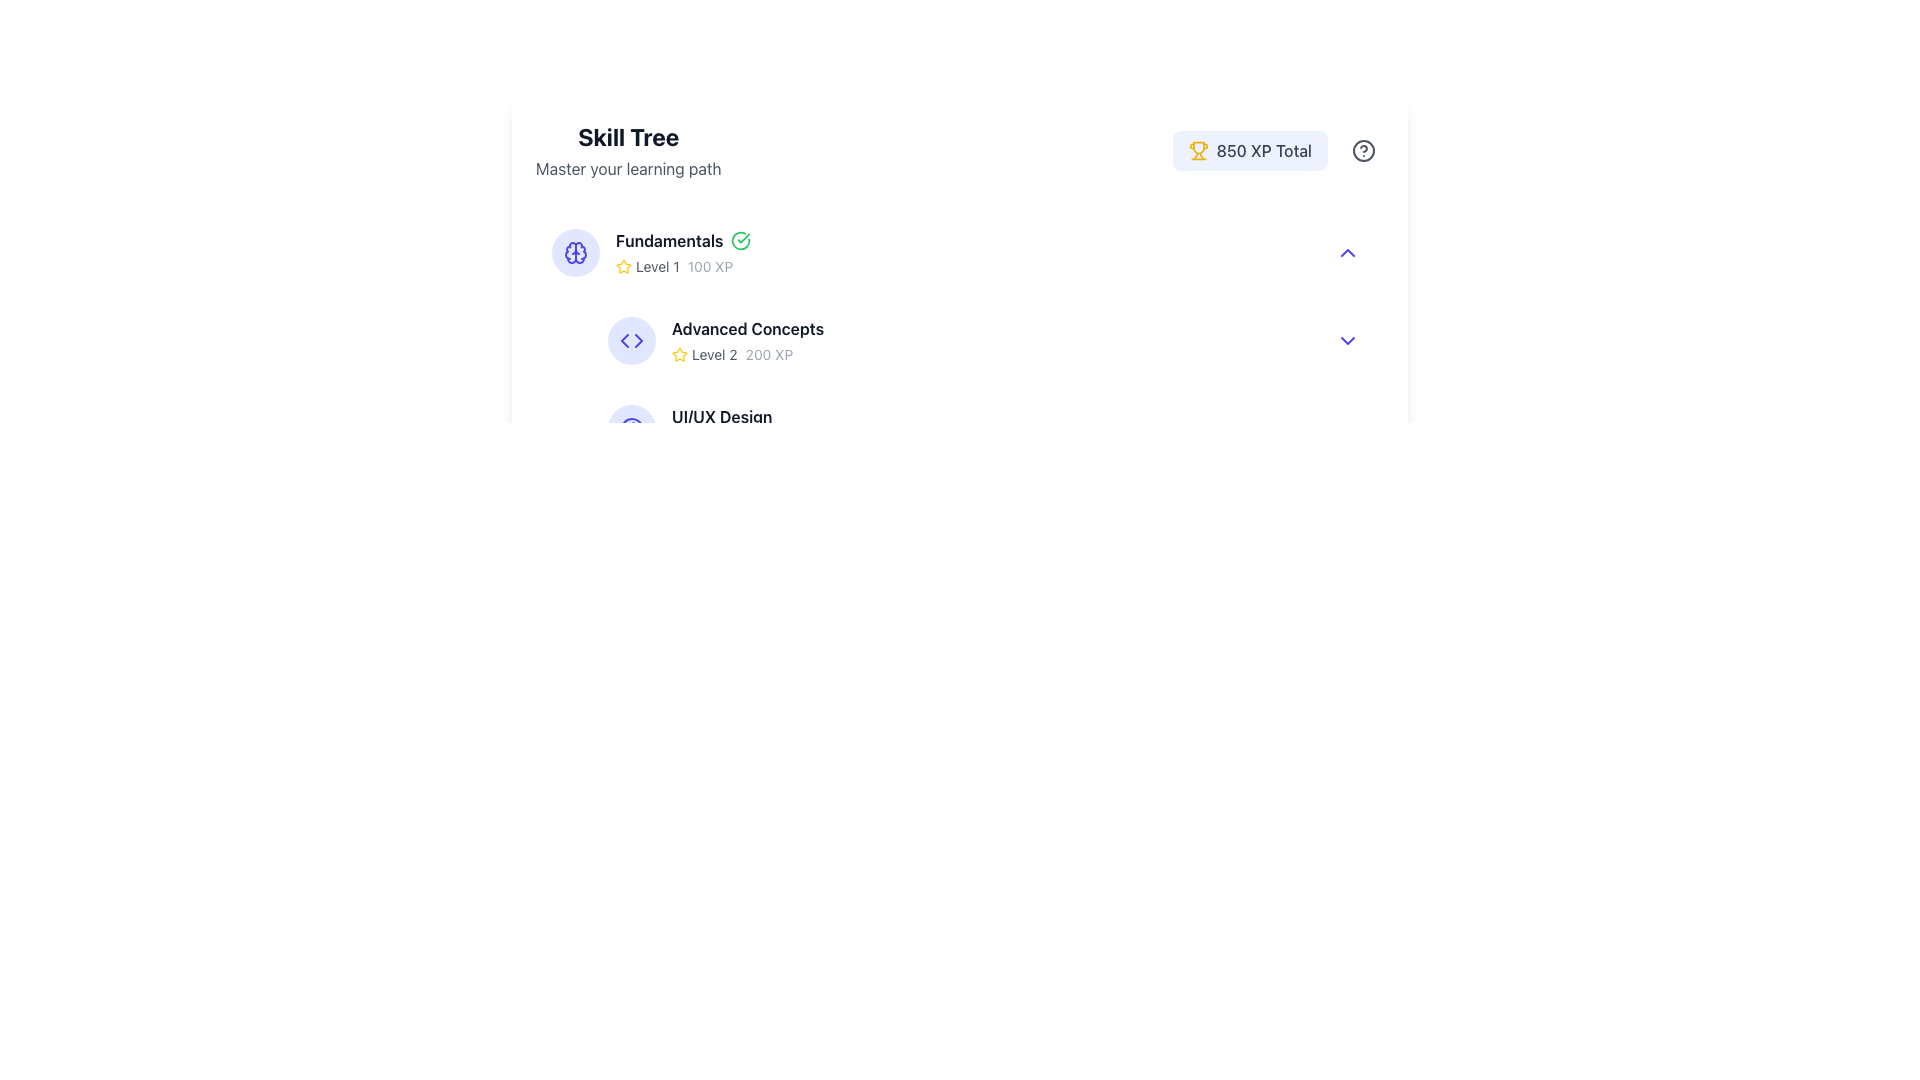 Image resolution: width=1920 pixels, height=1080 pixels. Describe the element at coordinates (1263, 149) in the screenshot. I see `the Static Text Display showing '850 XP Total', which is located in the top-right section of the interface, adjacent to the yellow trophy icon` at that location.